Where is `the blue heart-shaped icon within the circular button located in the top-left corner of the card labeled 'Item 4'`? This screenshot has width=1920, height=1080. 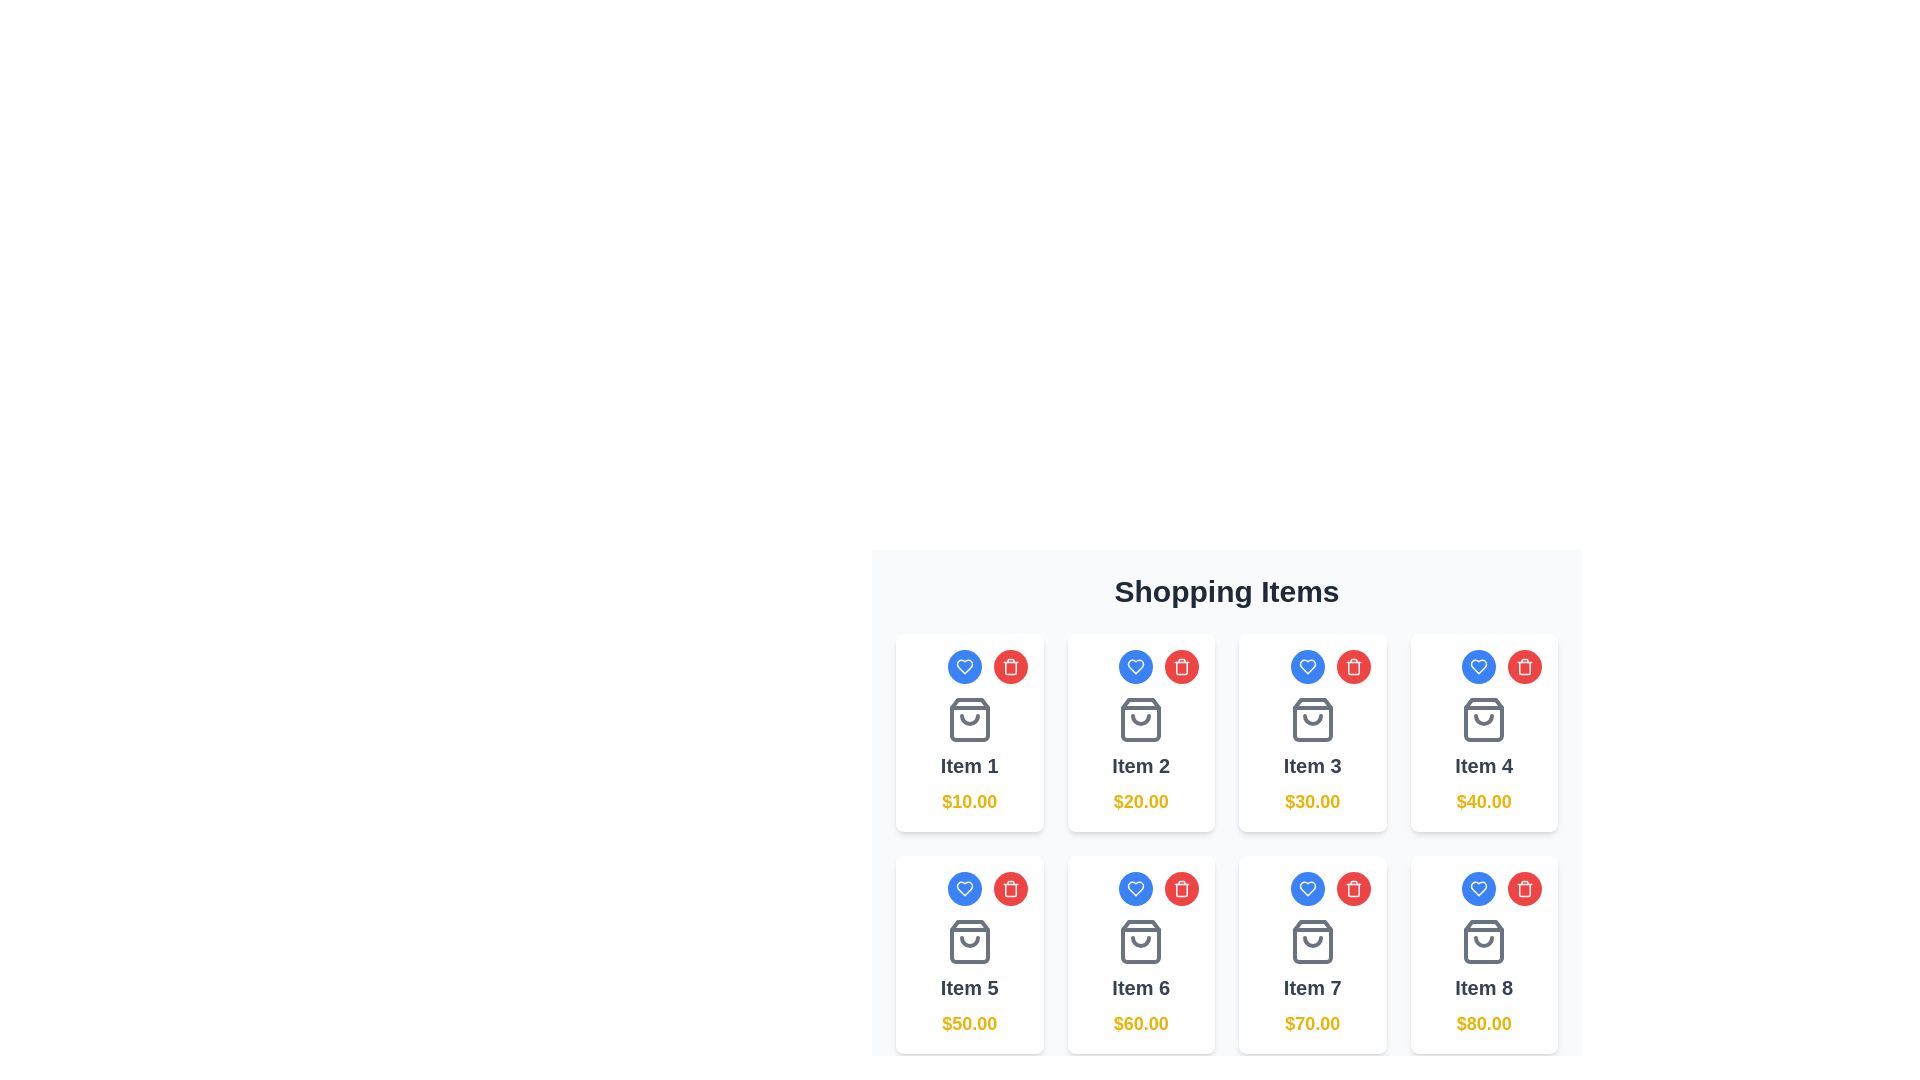 the blue heart-shaped icon within the circular button located in the top-left corner of the card labeled 'Item 4' is located at coordinates (1478, 667).